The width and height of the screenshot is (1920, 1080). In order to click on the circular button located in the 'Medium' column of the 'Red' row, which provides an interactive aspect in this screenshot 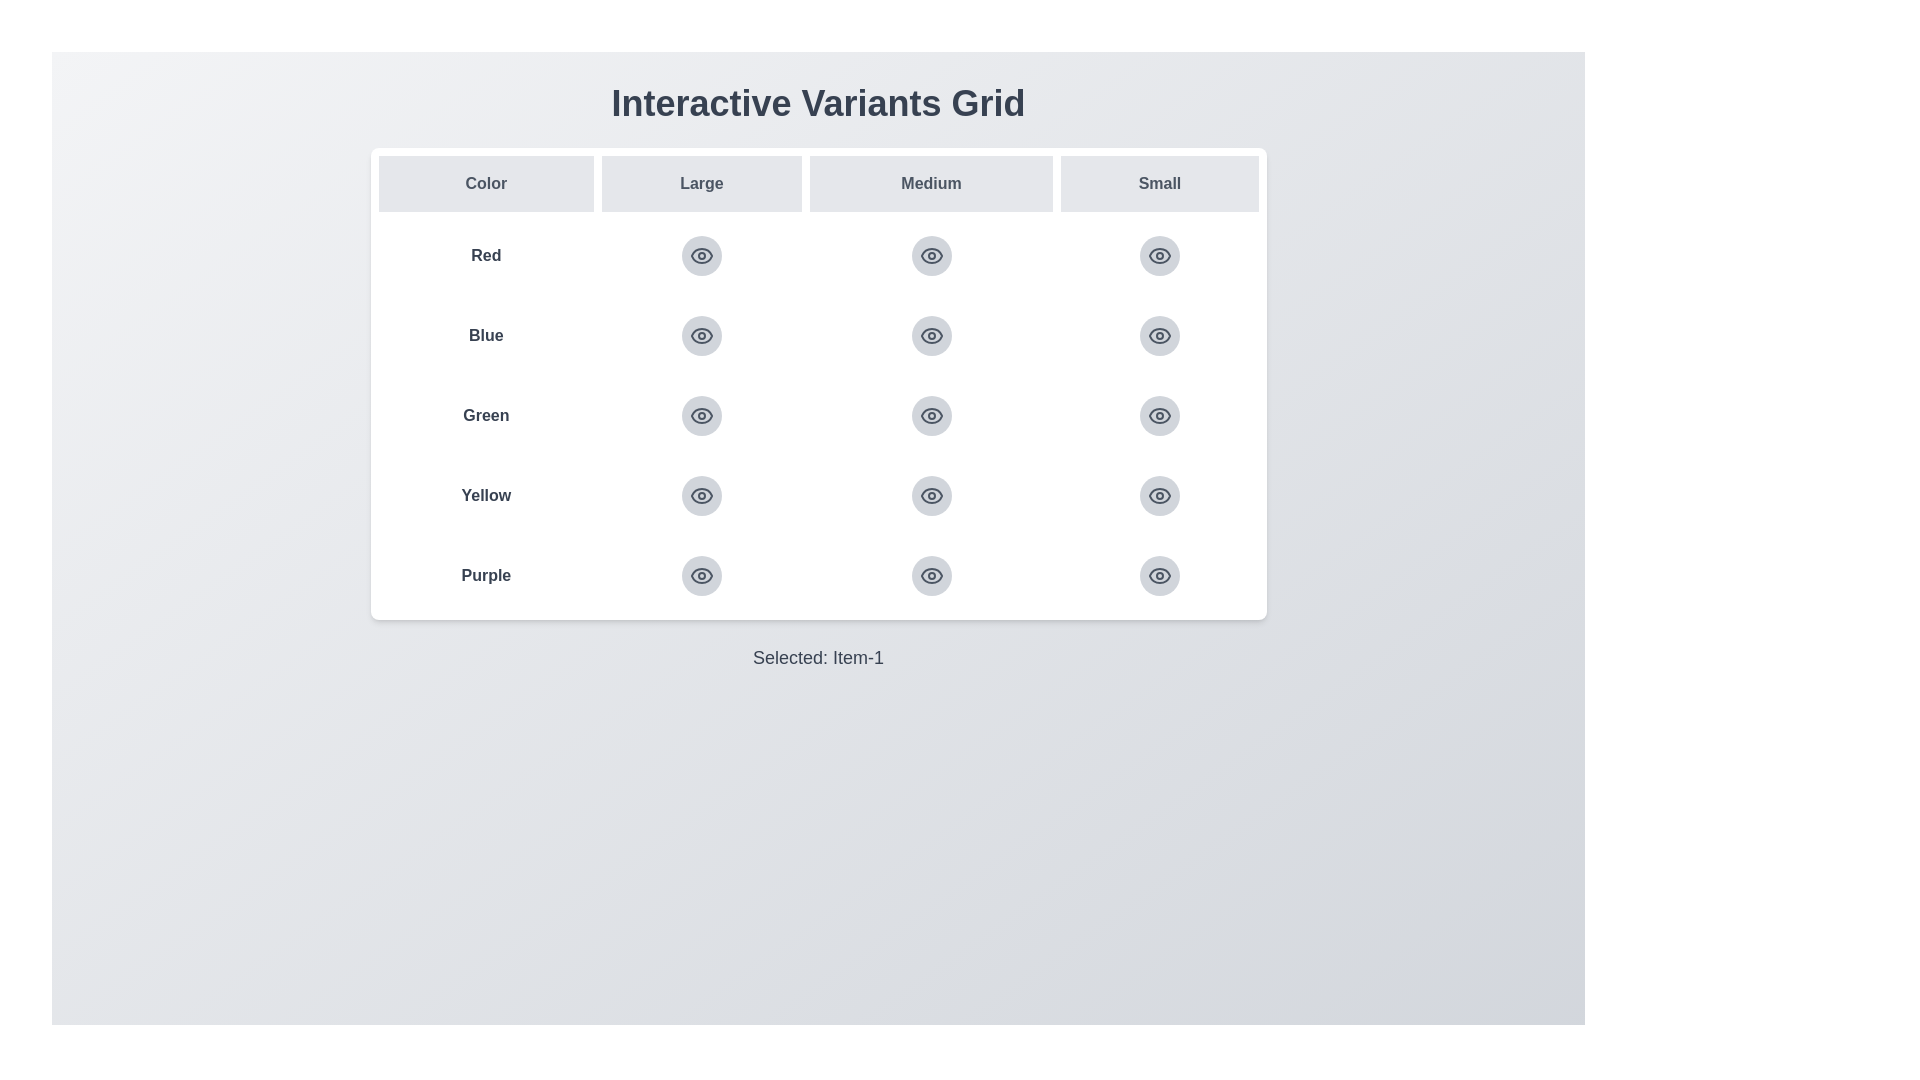, I will do `click(818, 254)`.